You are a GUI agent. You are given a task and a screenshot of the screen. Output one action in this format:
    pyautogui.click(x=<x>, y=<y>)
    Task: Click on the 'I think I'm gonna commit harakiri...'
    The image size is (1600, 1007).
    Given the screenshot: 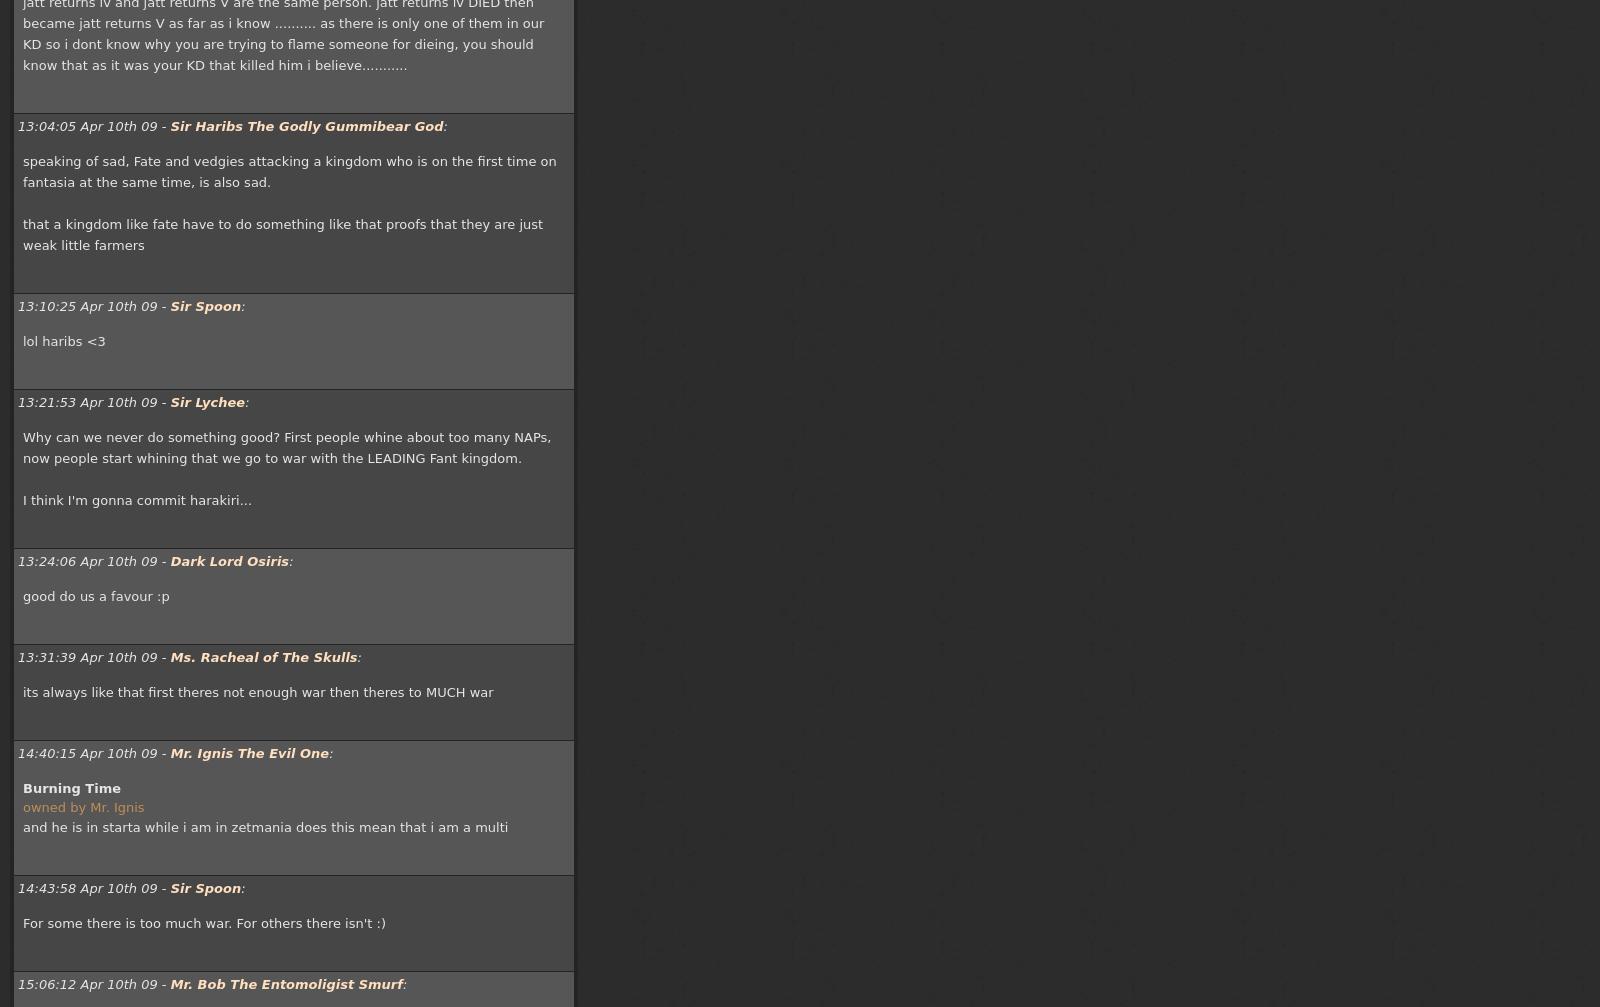 What is the action you would take?
    pyautogui.click(x=22, y=500)
    